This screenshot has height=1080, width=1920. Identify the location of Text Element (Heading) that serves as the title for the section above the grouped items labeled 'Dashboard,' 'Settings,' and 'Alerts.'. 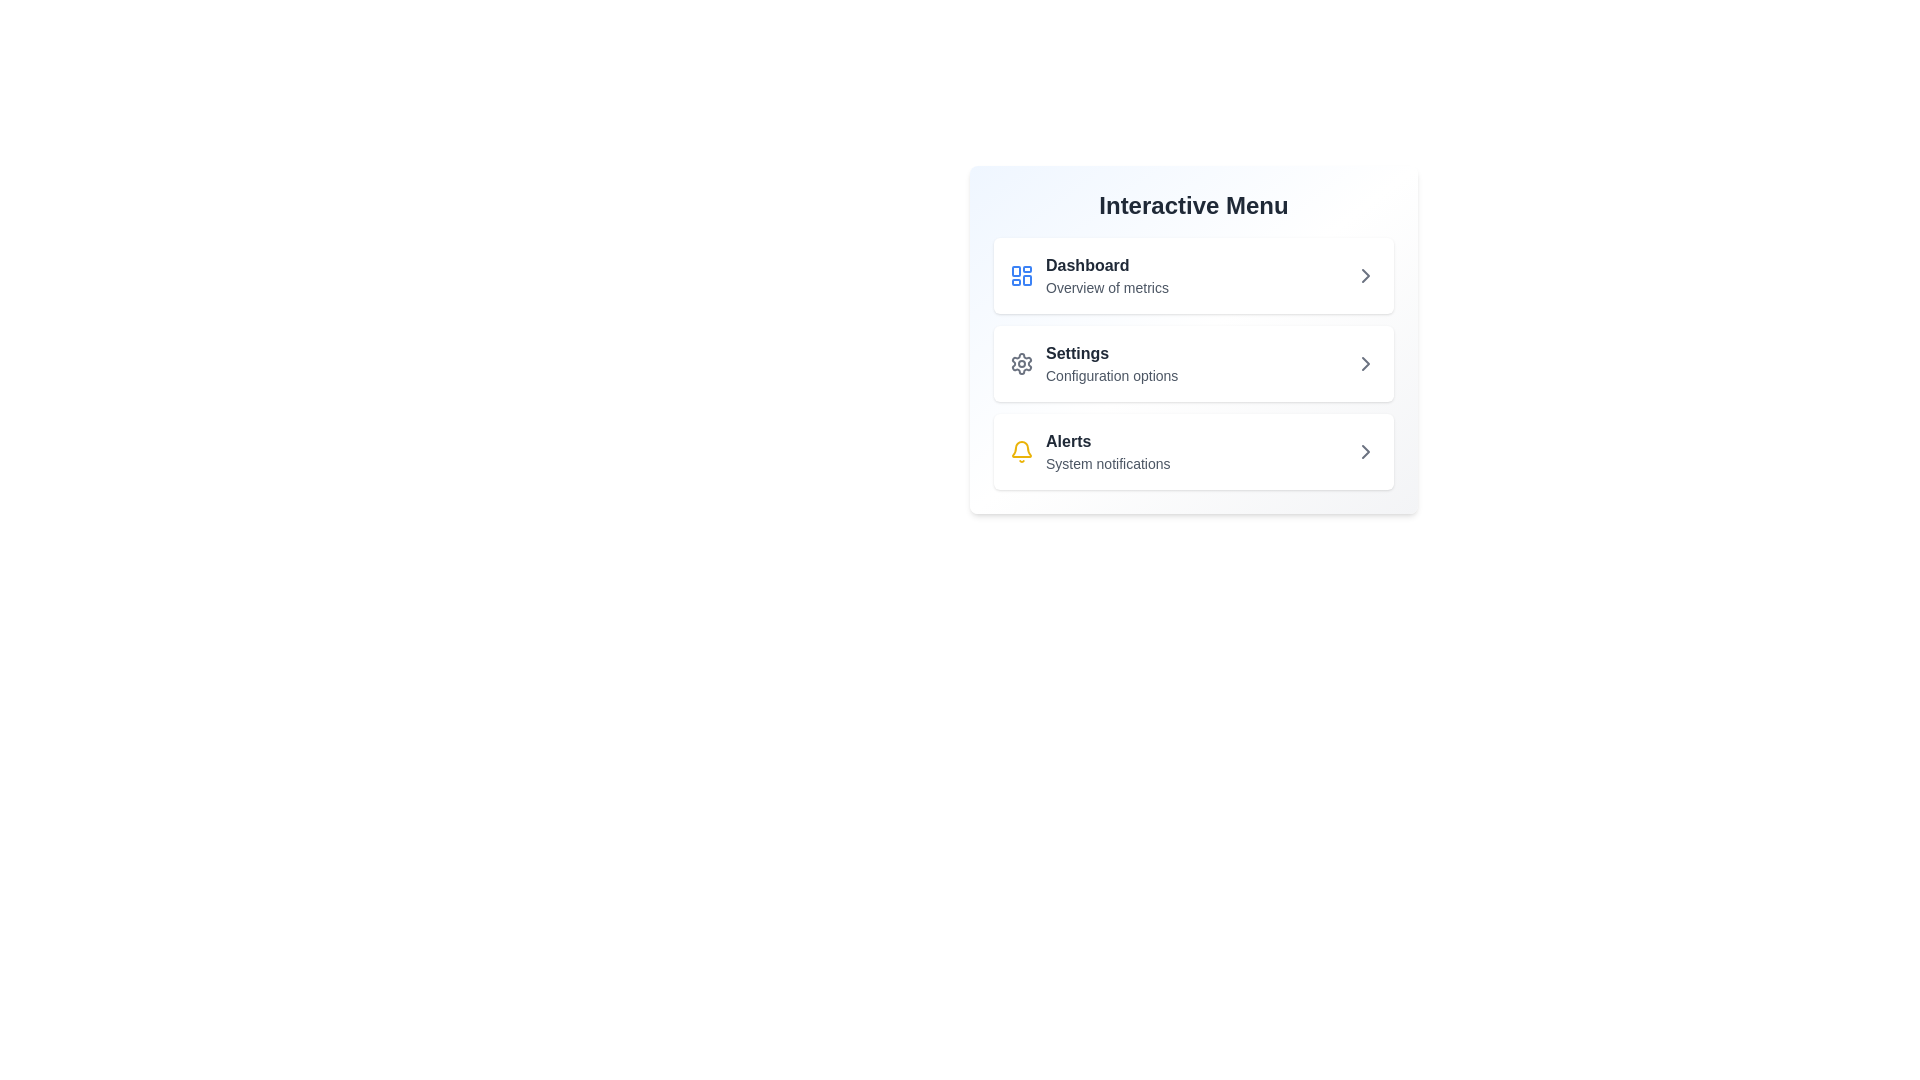
(1194, 205).